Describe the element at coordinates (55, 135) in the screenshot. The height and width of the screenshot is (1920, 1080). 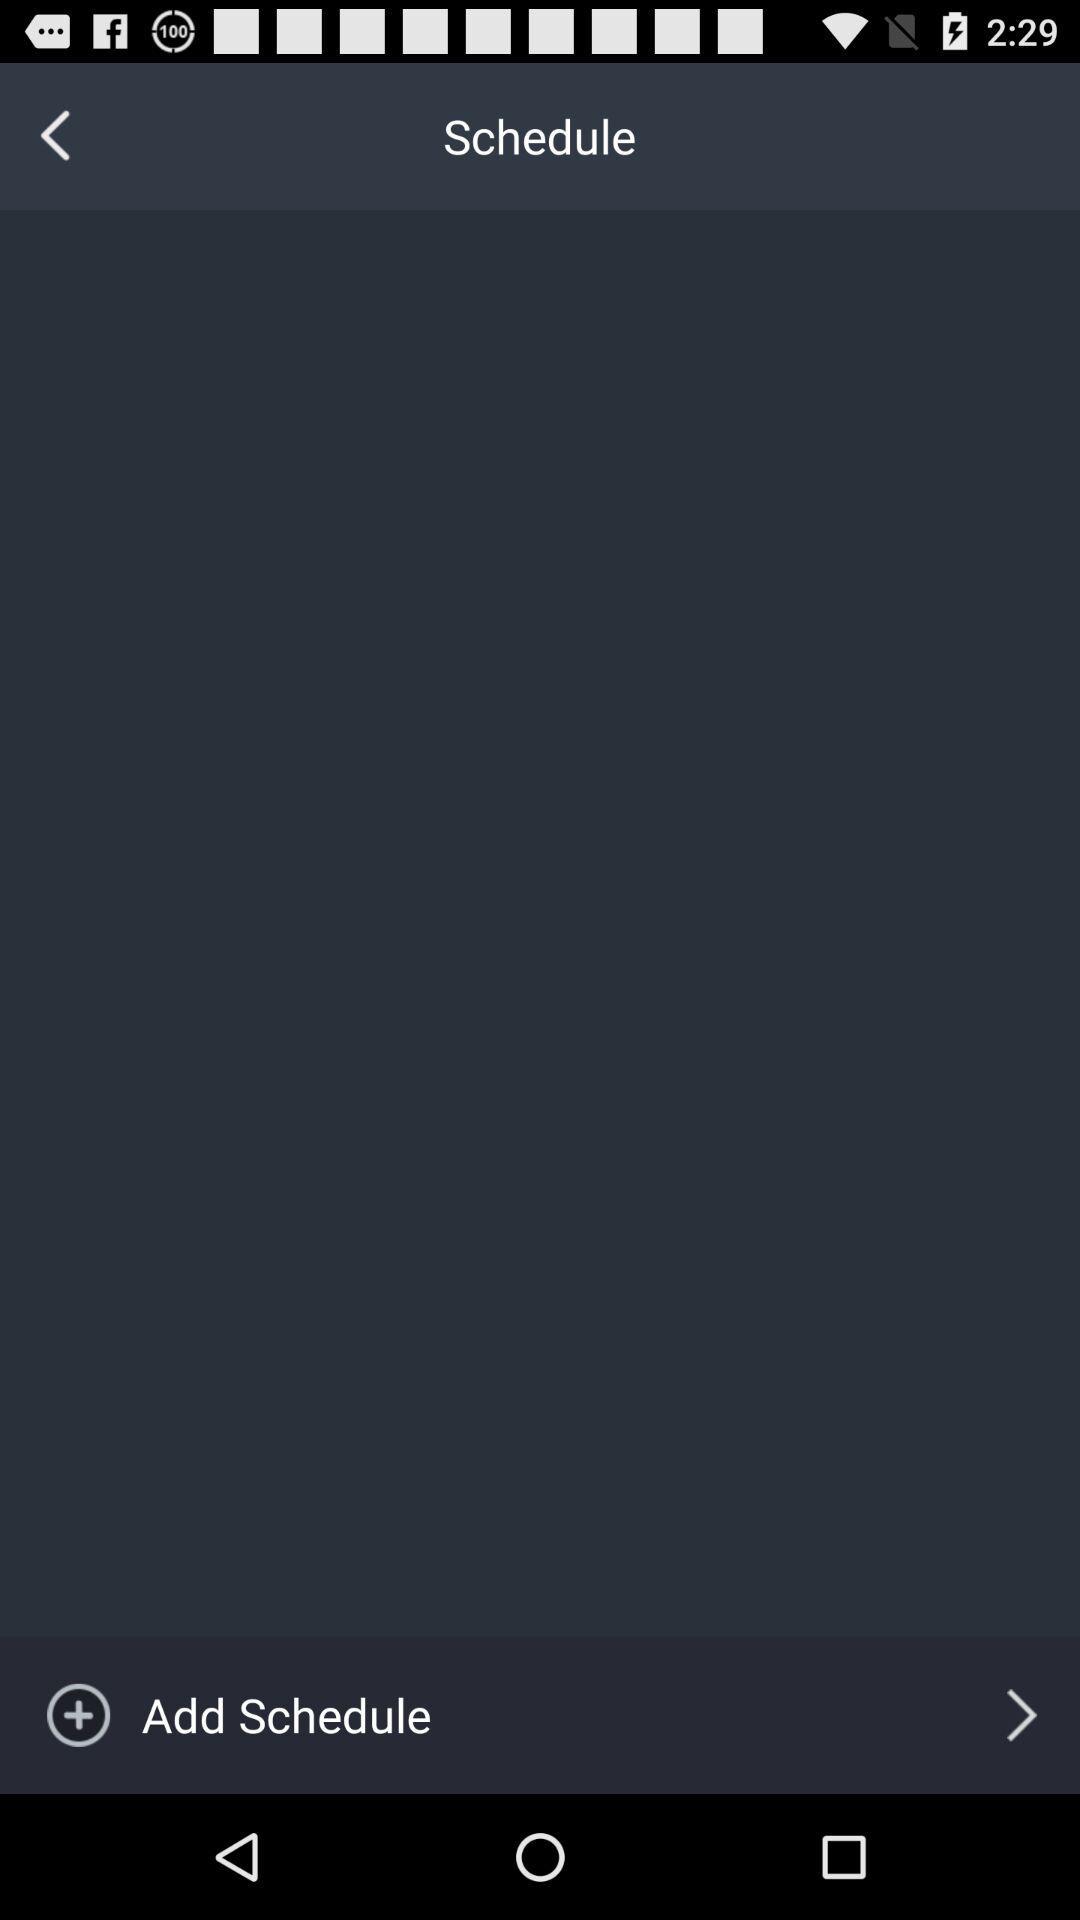
I see `item at the top left corner` at that location.